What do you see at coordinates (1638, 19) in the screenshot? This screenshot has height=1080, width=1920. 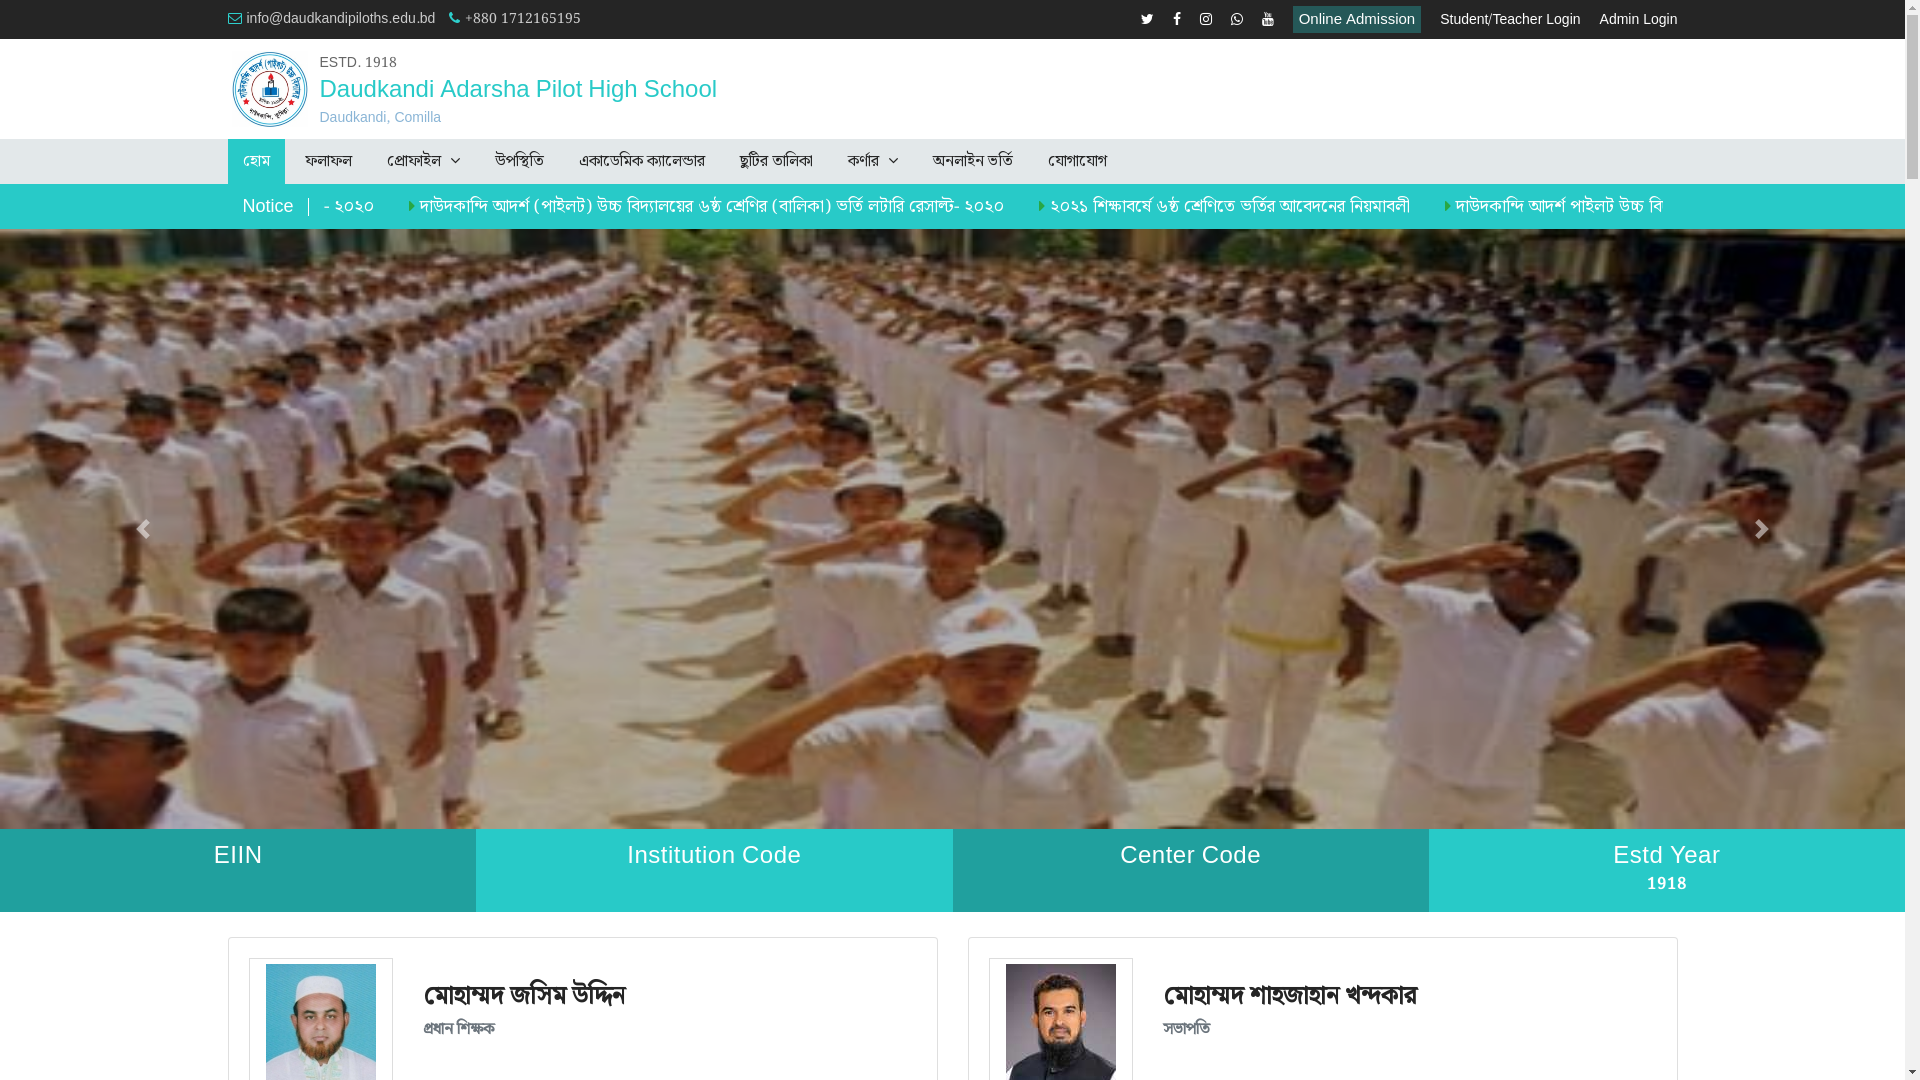 I see `'Admin Login'` at bounding box center [1638, 19].